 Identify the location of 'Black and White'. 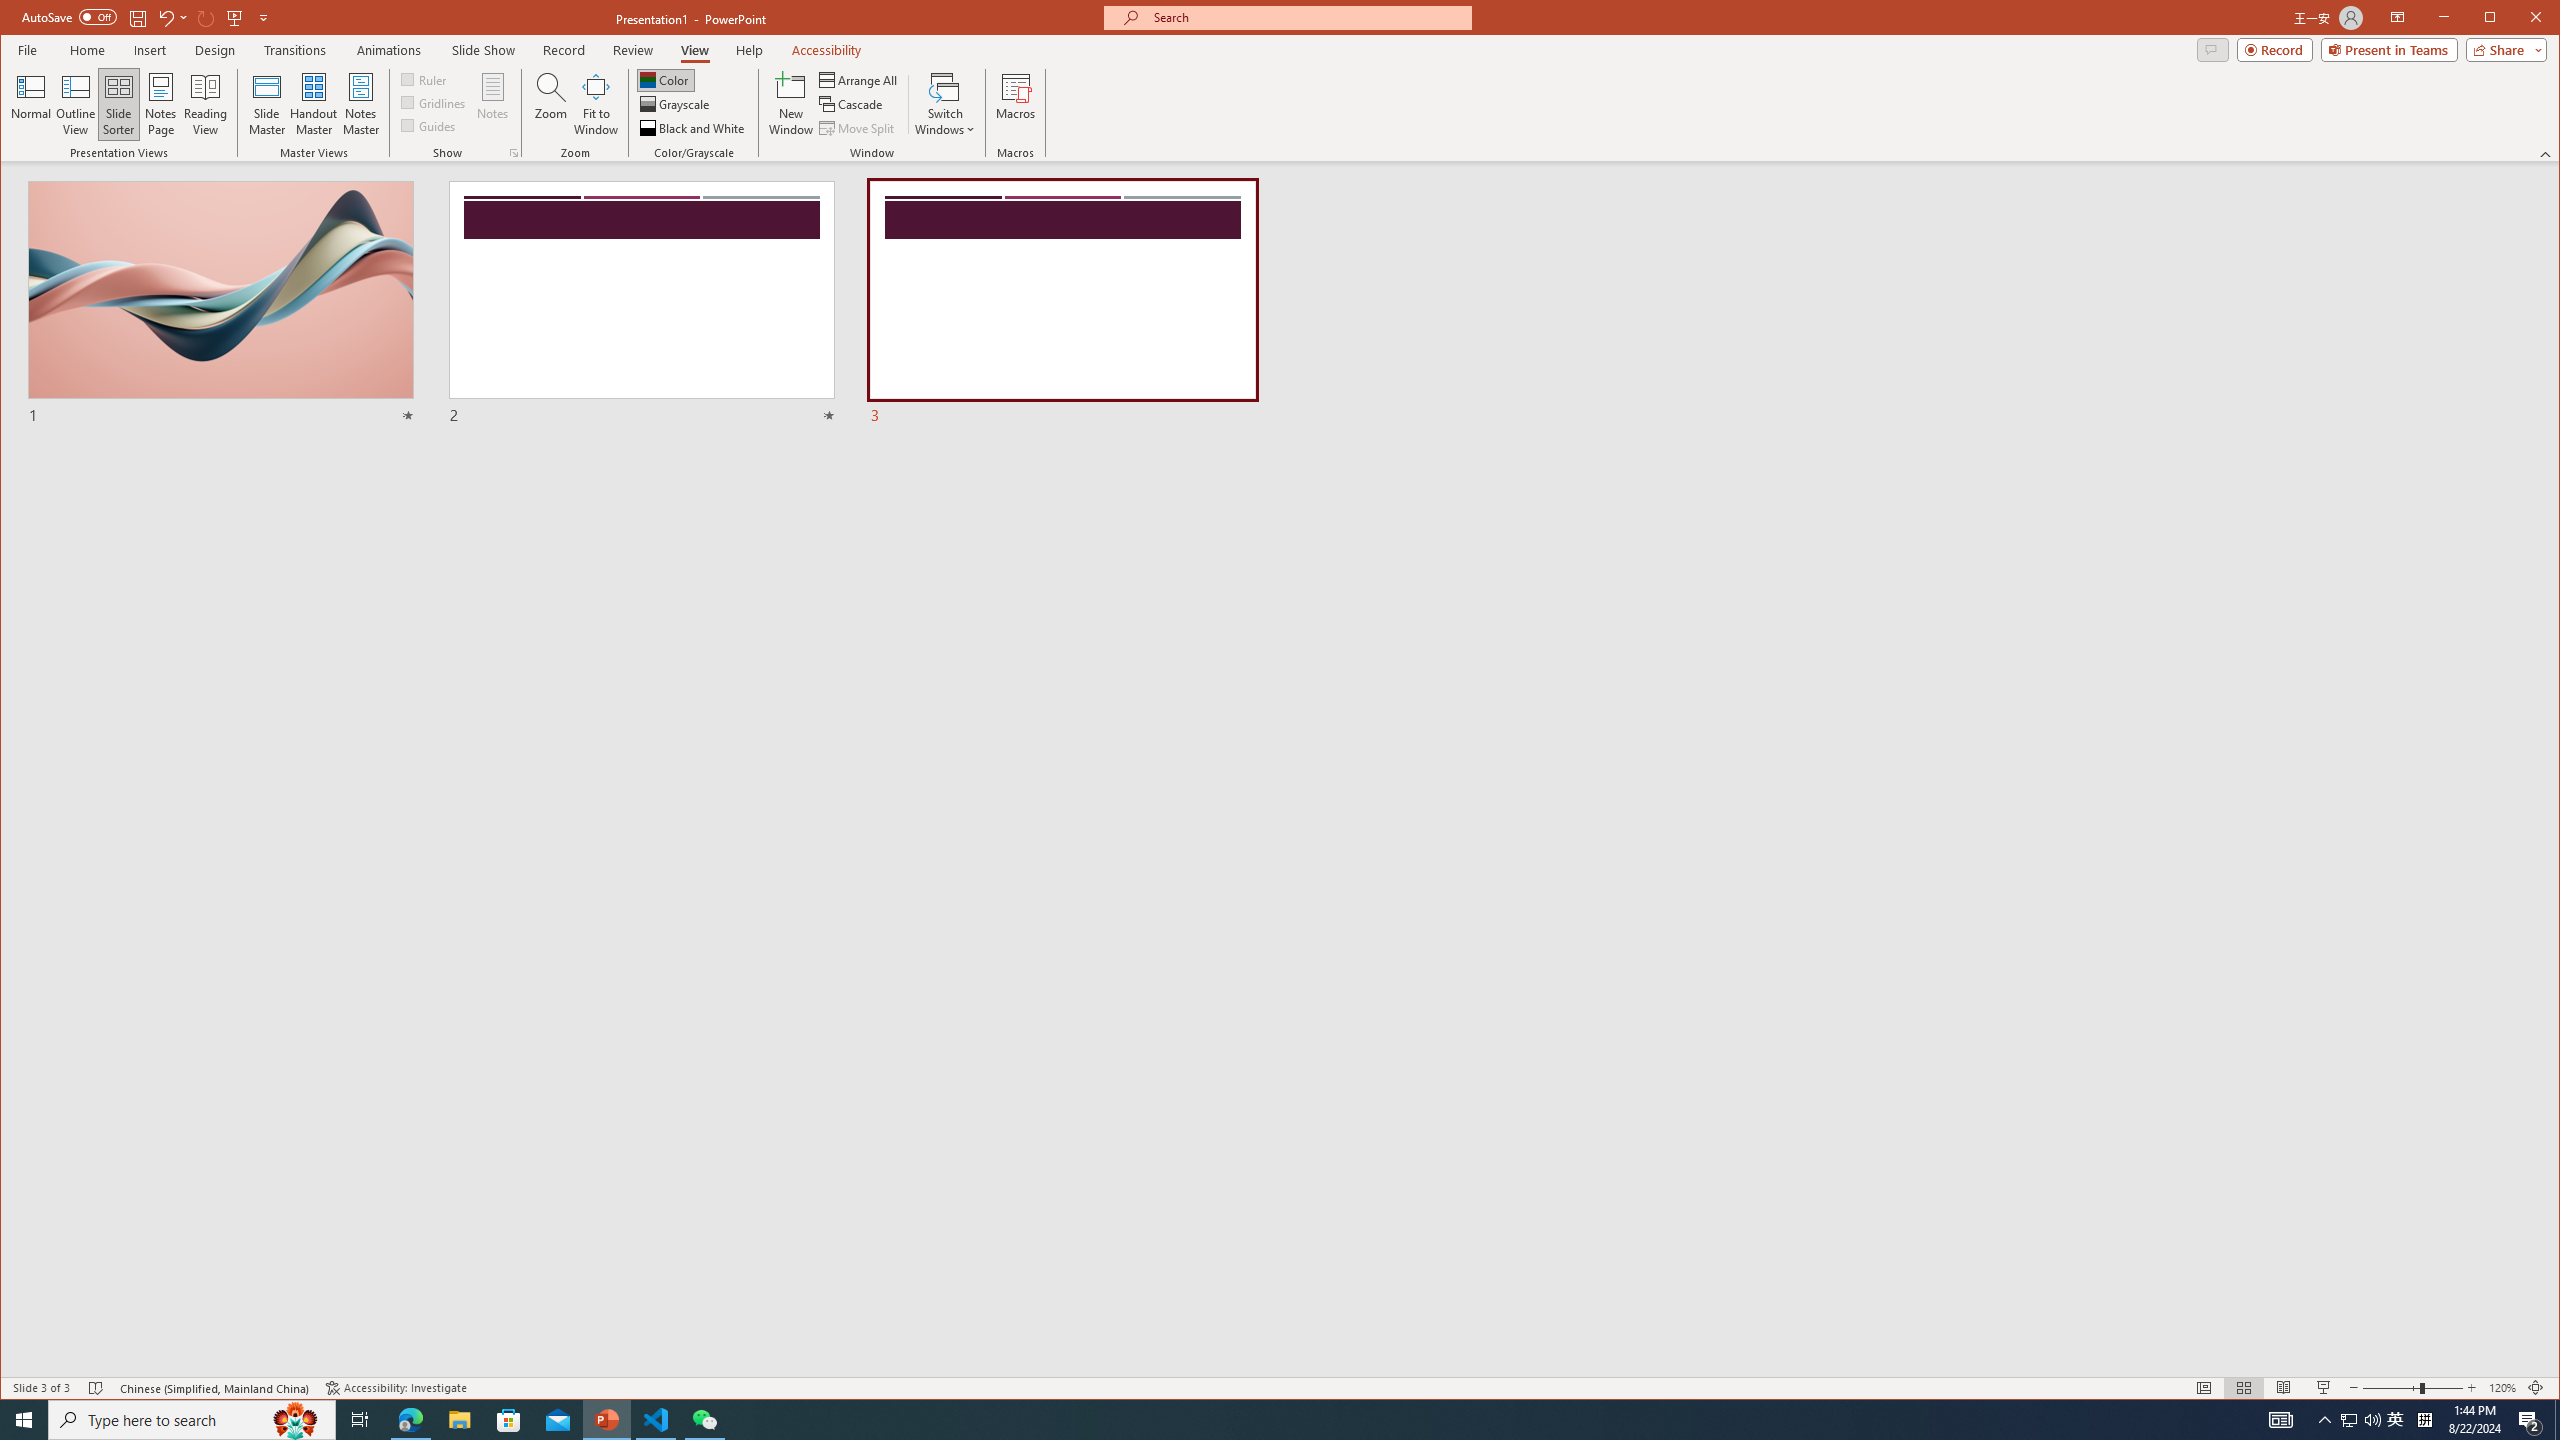
(692, 127).